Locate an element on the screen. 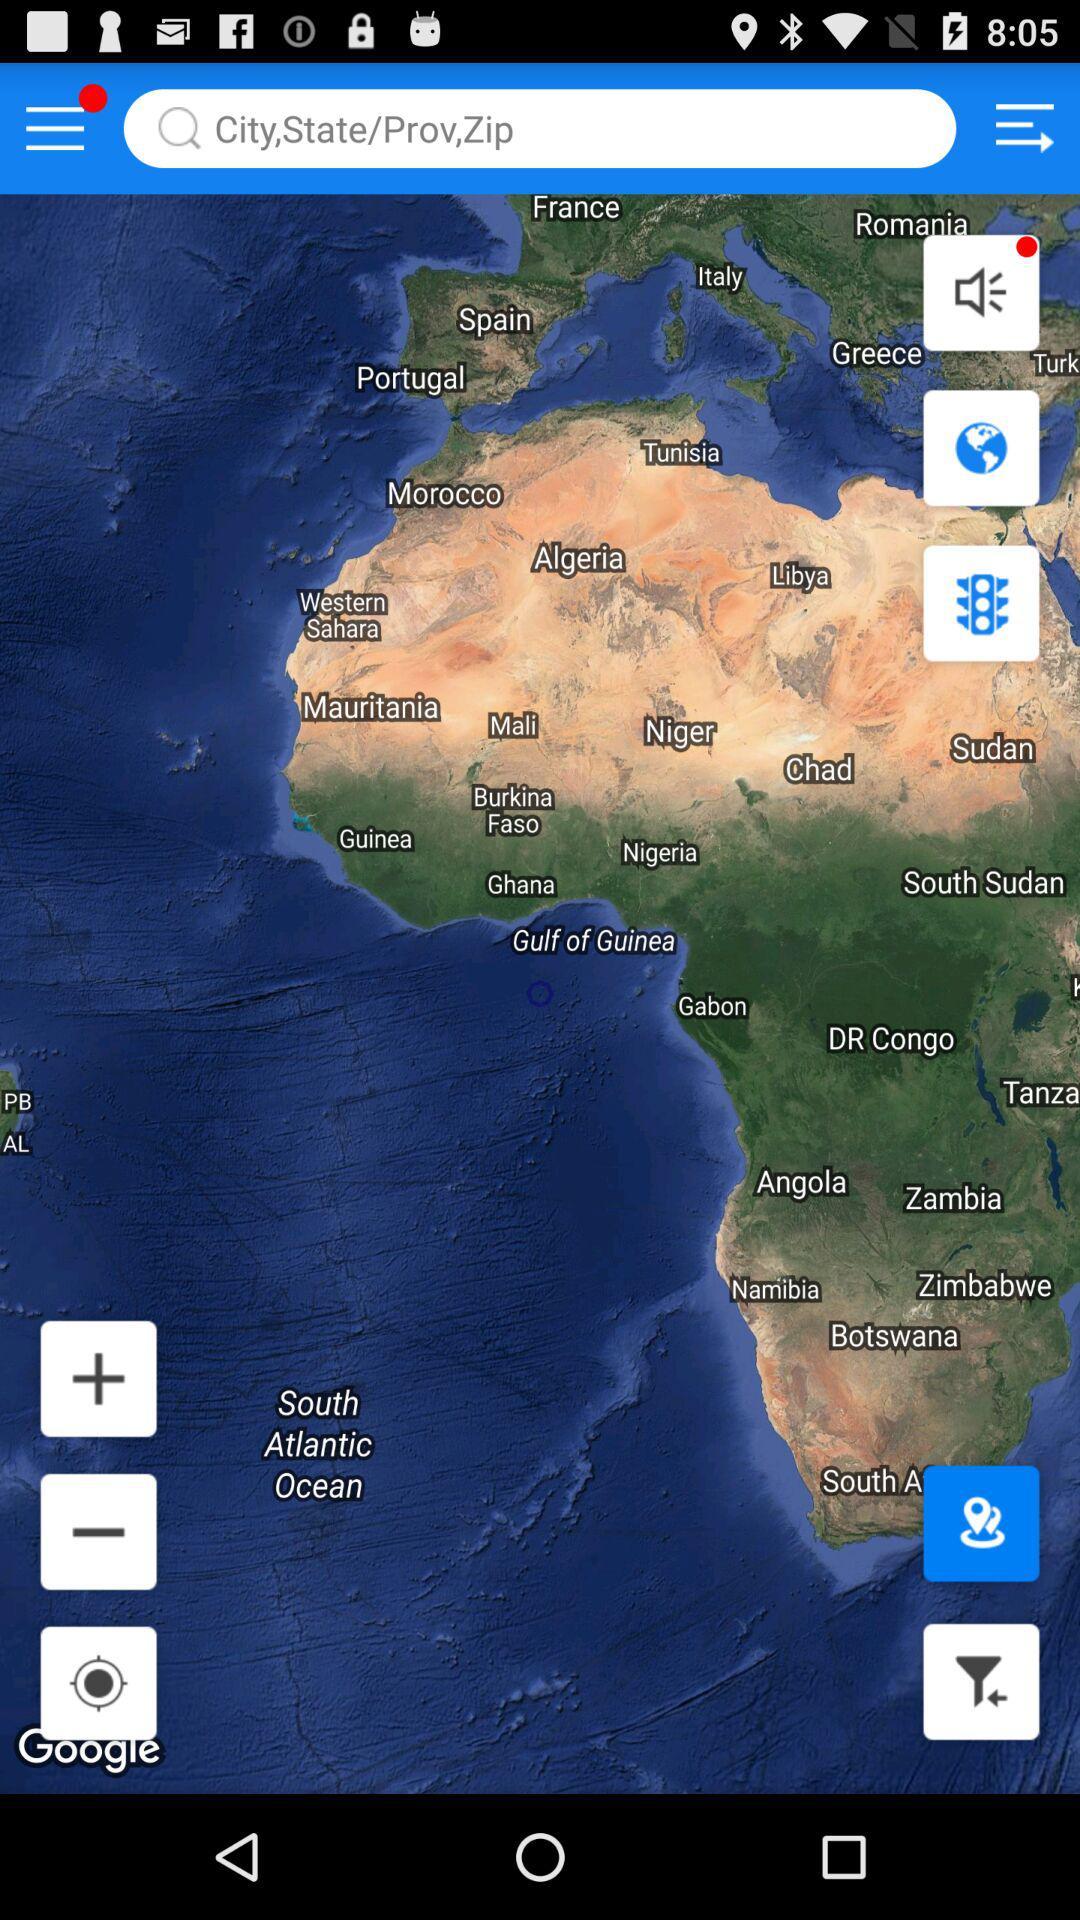 The width and height of the screenshot is (1080, 1920). filter button is located at coordinates (980, 1680).